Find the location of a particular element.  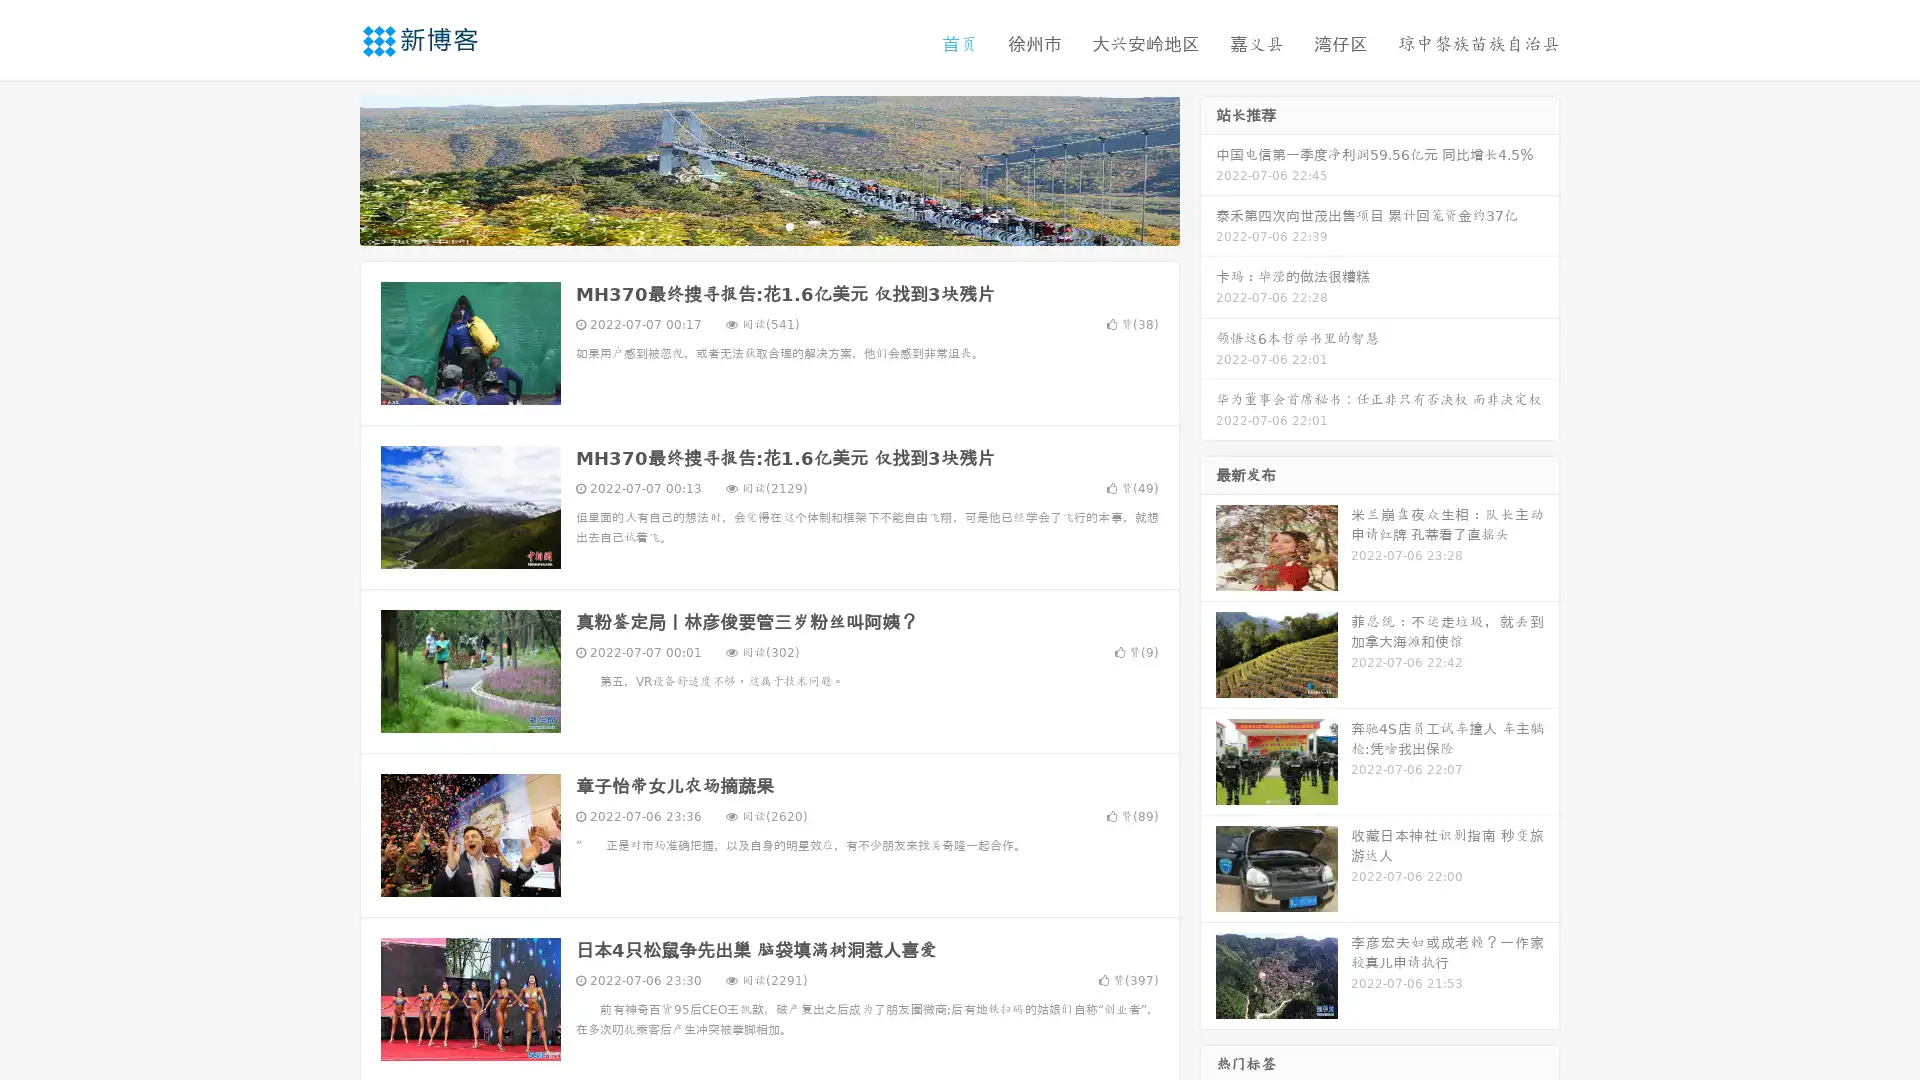

Go to slide 2 is located at coordinates (768, 225).